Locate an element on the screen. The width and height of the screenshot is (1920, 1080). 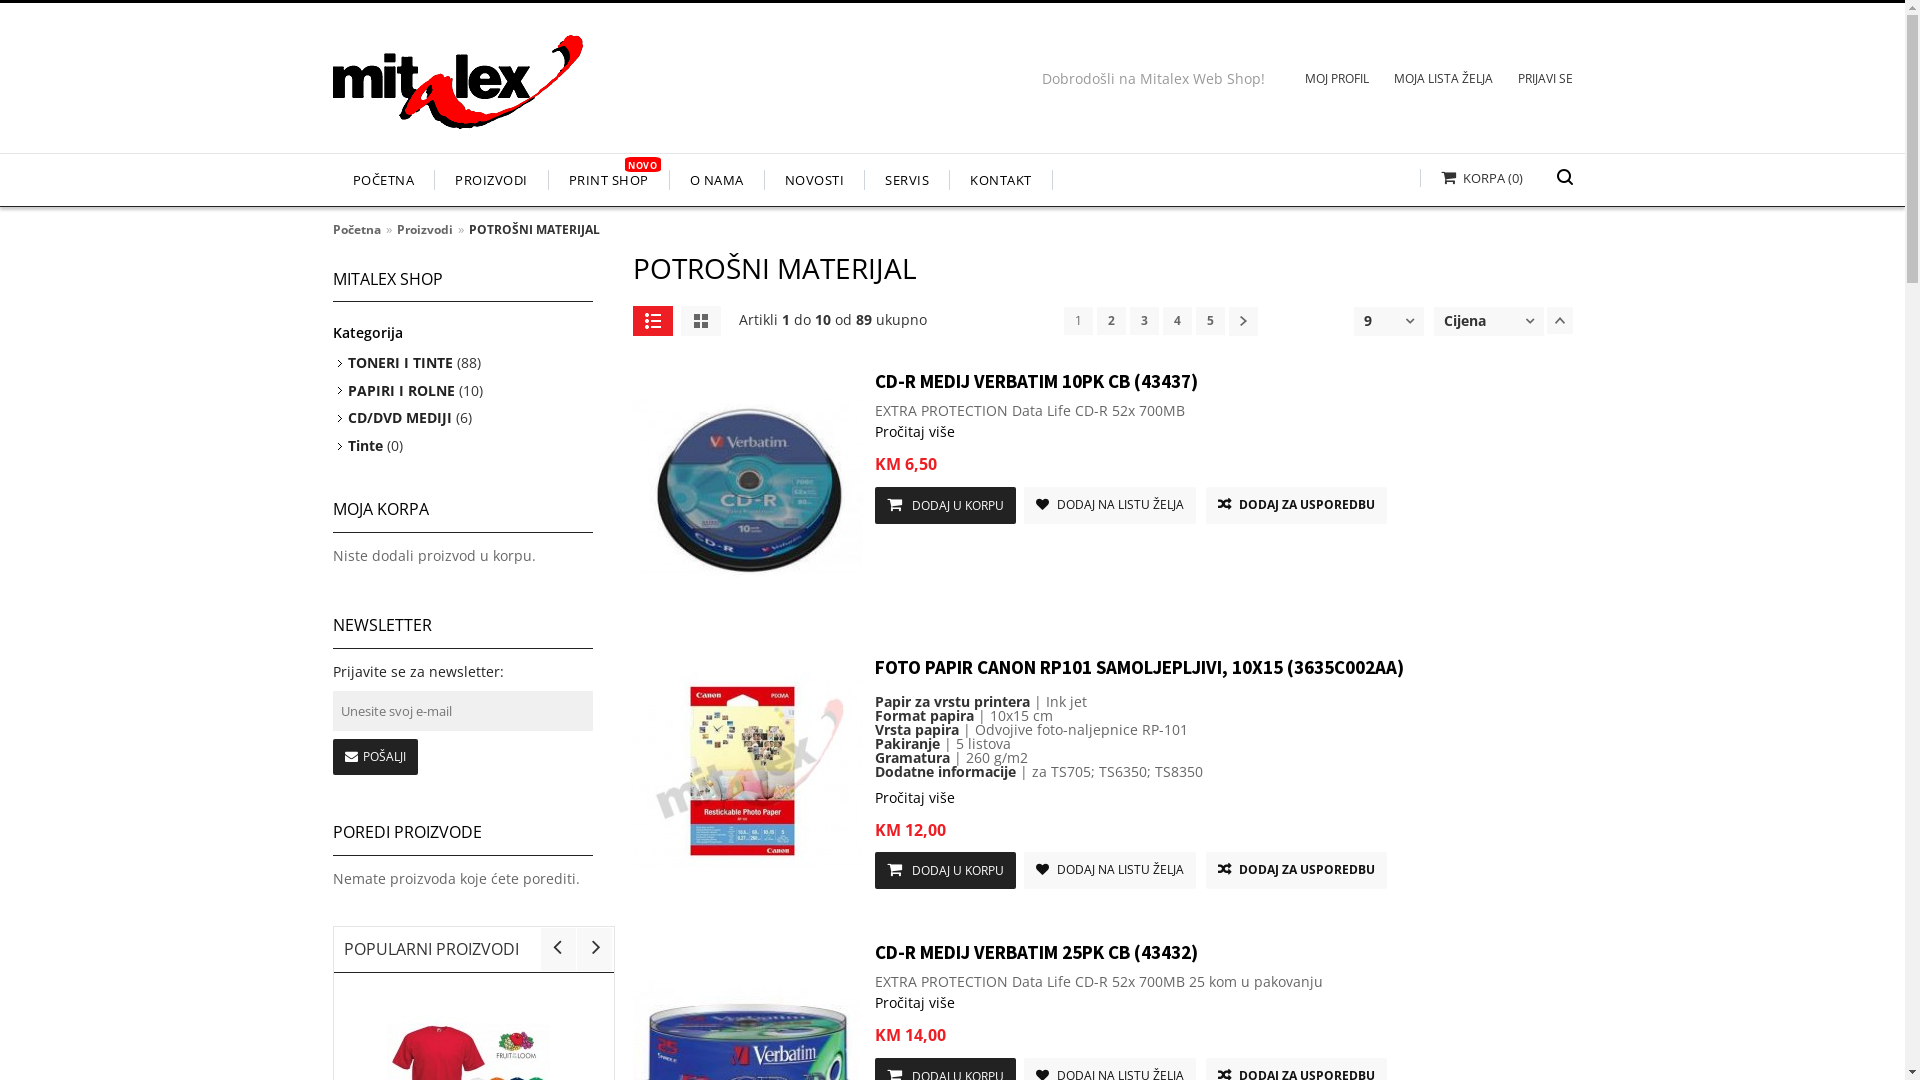
'O NAMA' is located at coordinates (717, 180).